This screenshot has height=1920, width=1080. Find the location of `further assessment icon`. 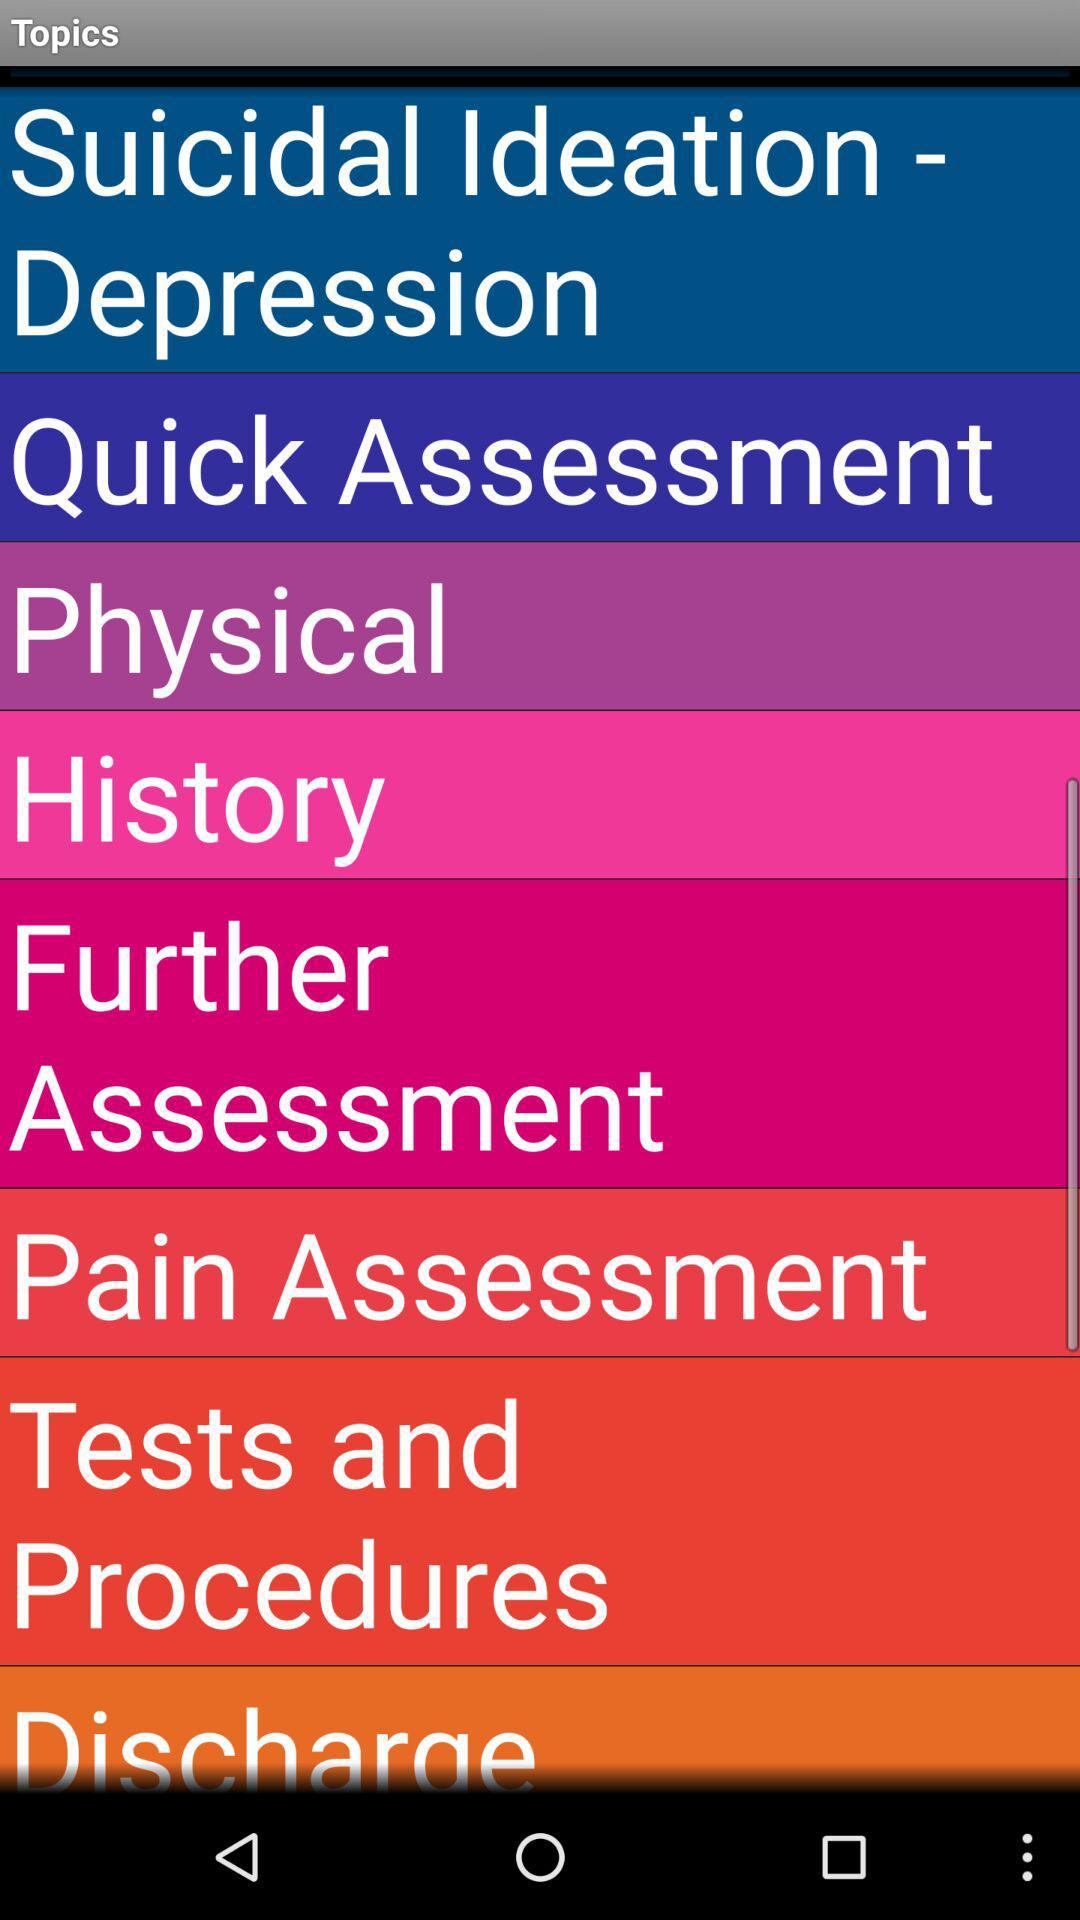

further assessment icon is located at coordinates (540, 1033).